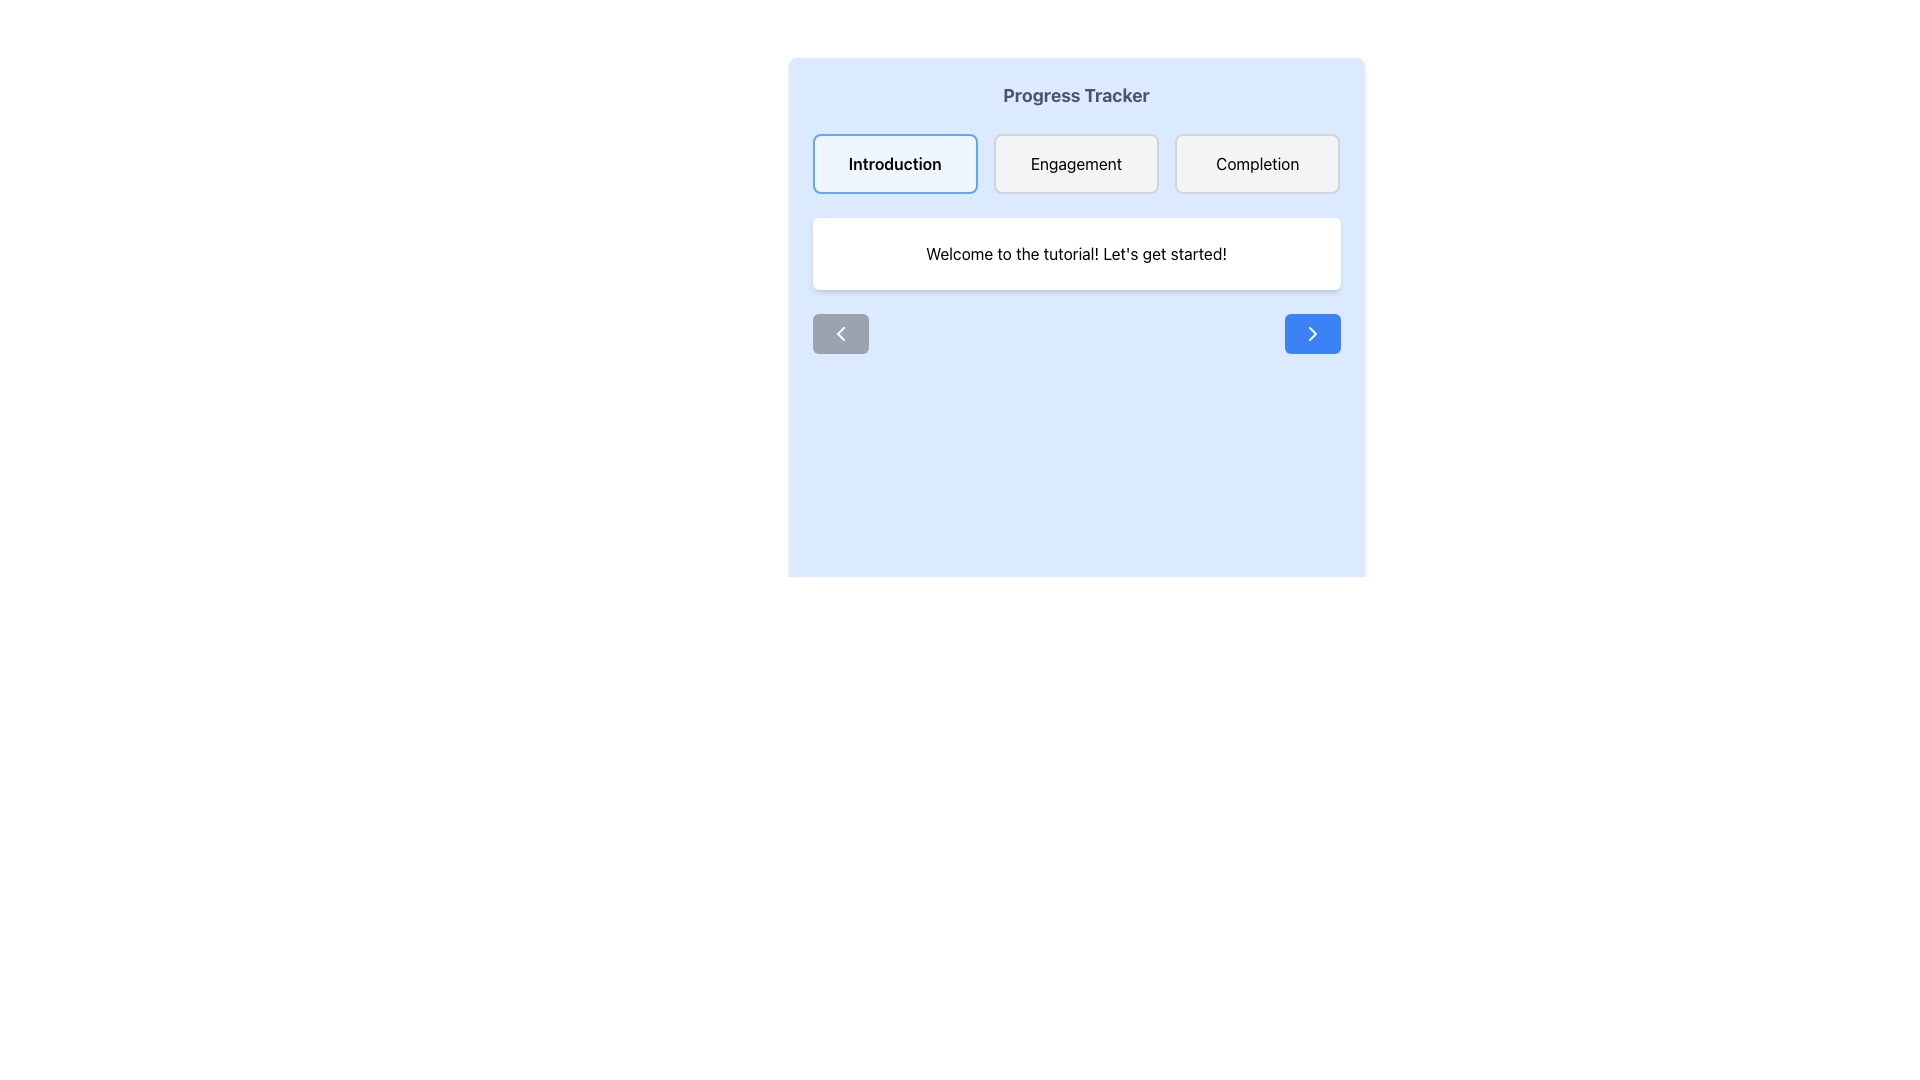  Describe the element at coordinates (1256, 163) in the screenshot. I see `the third button in the 'Progress Tracker' section` at that location.